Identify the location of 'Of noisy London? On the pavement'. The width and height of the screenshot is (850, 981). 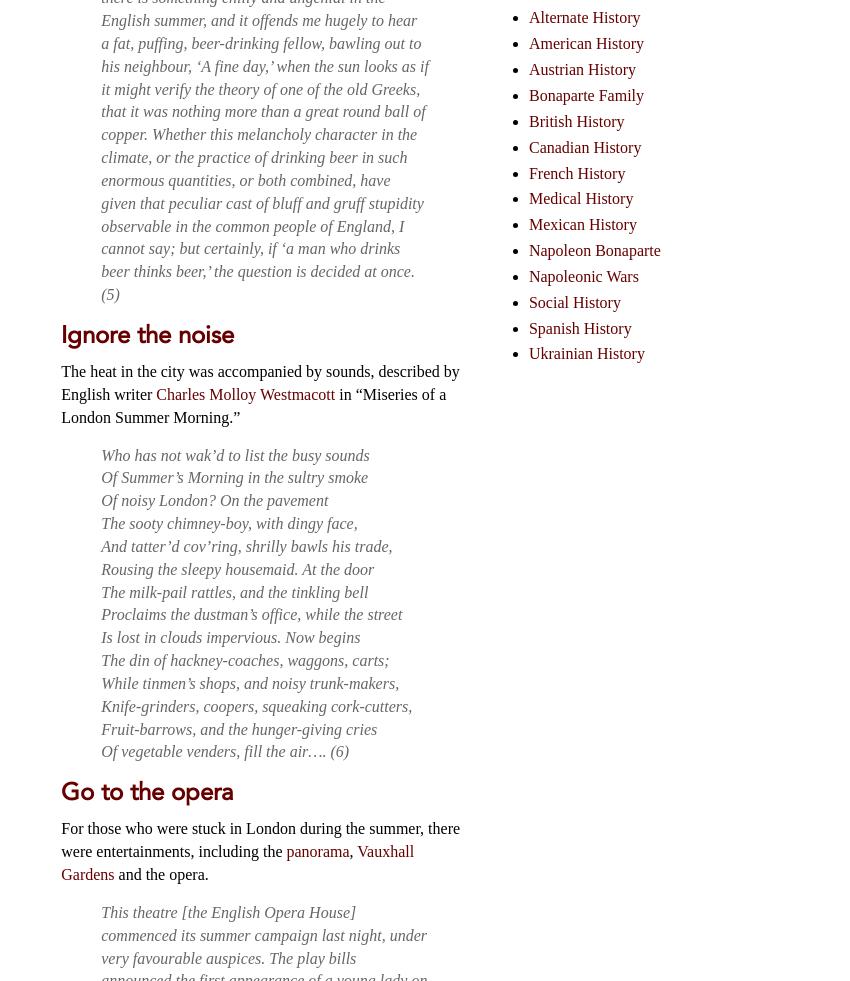
(99, 500).